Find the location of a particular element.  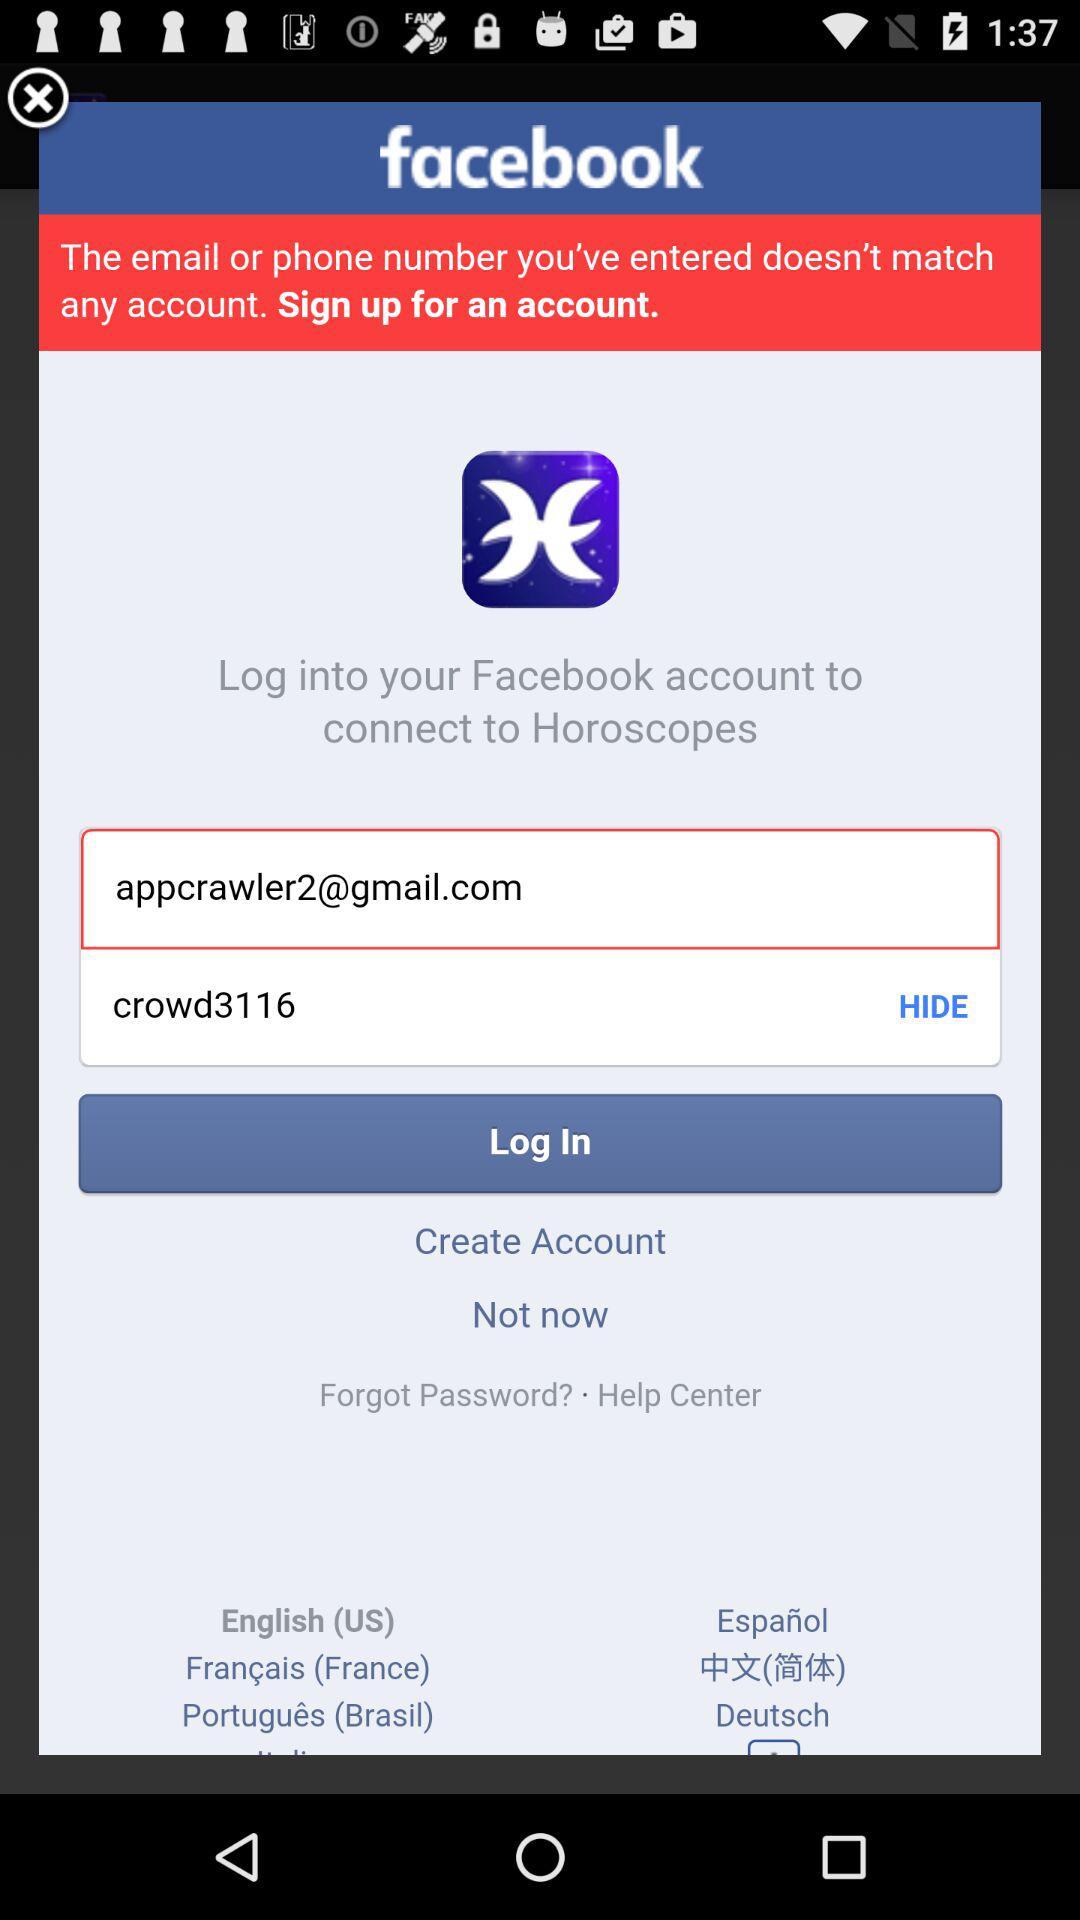

icon at the center is located at coordinates (540, 927).